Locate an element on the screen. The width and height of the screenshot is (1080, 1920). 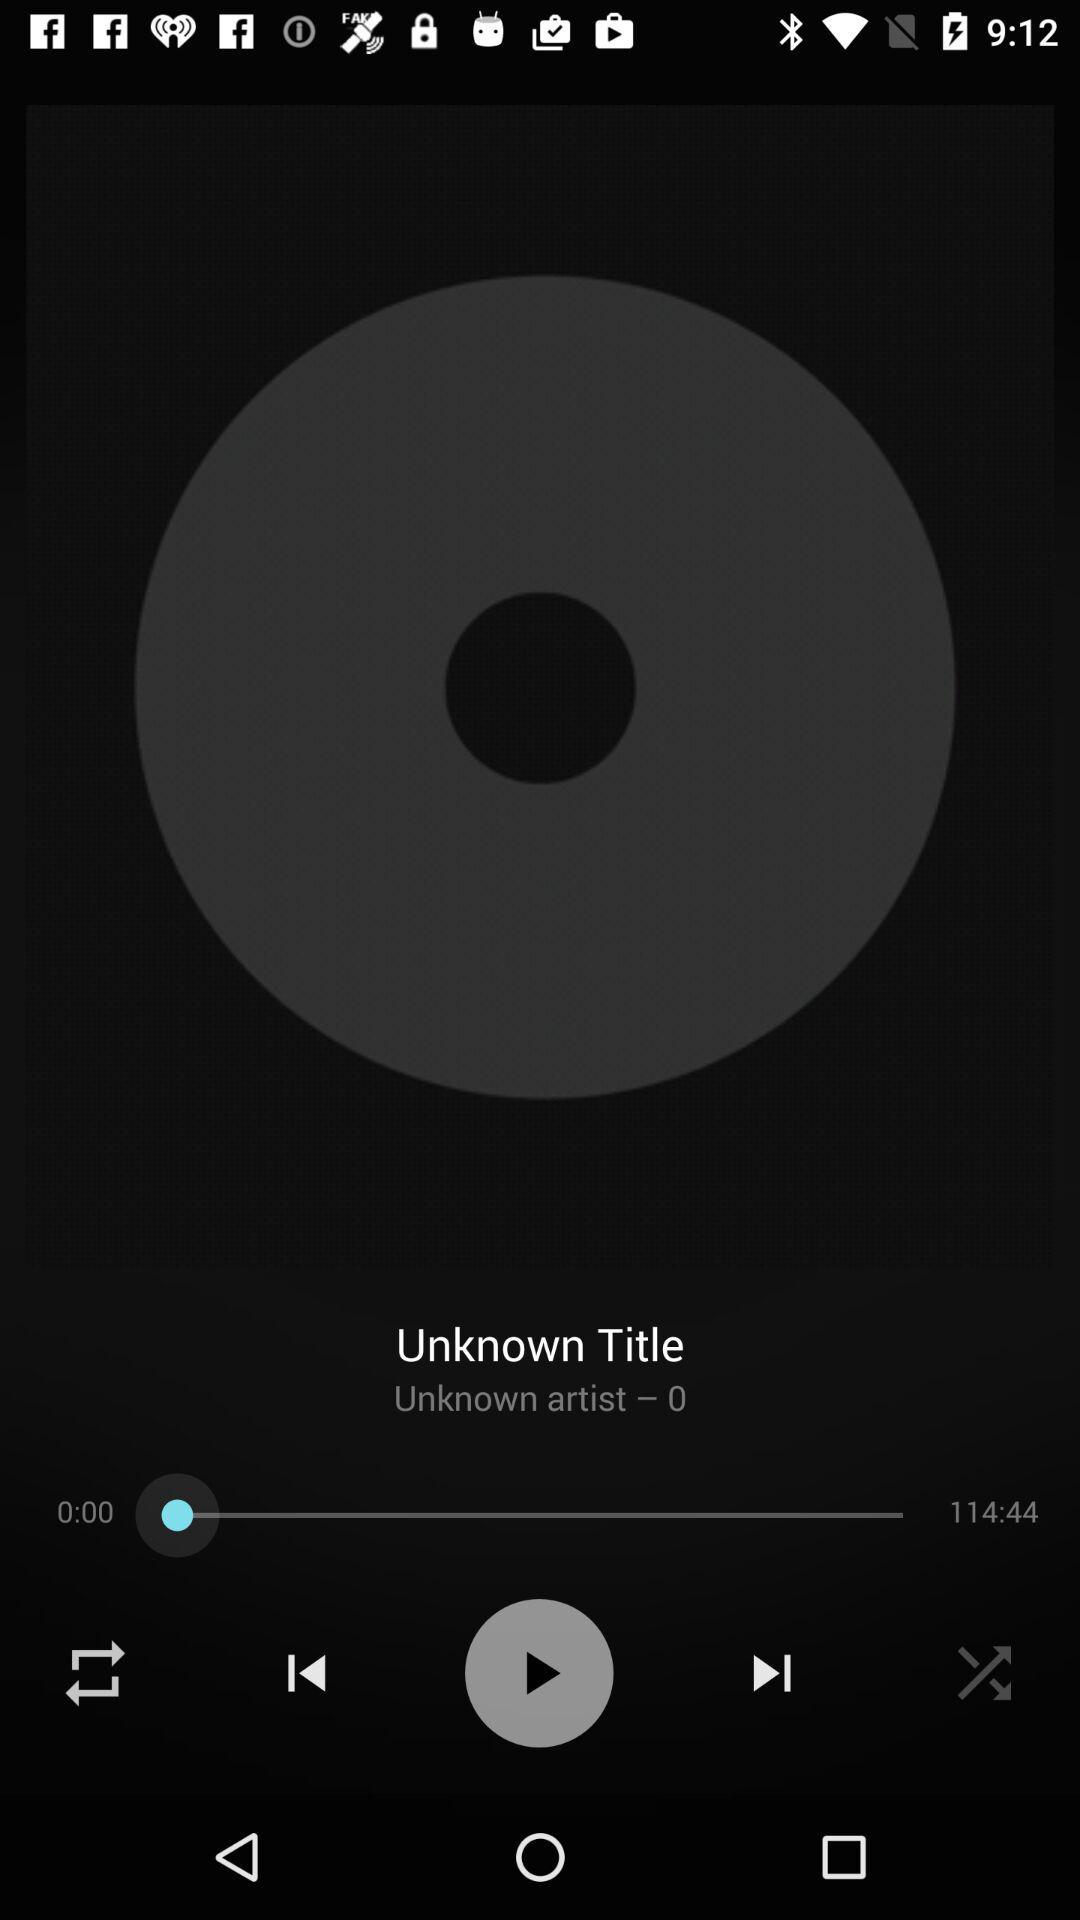
skip to the next song is located at coordinates (771, 1673).